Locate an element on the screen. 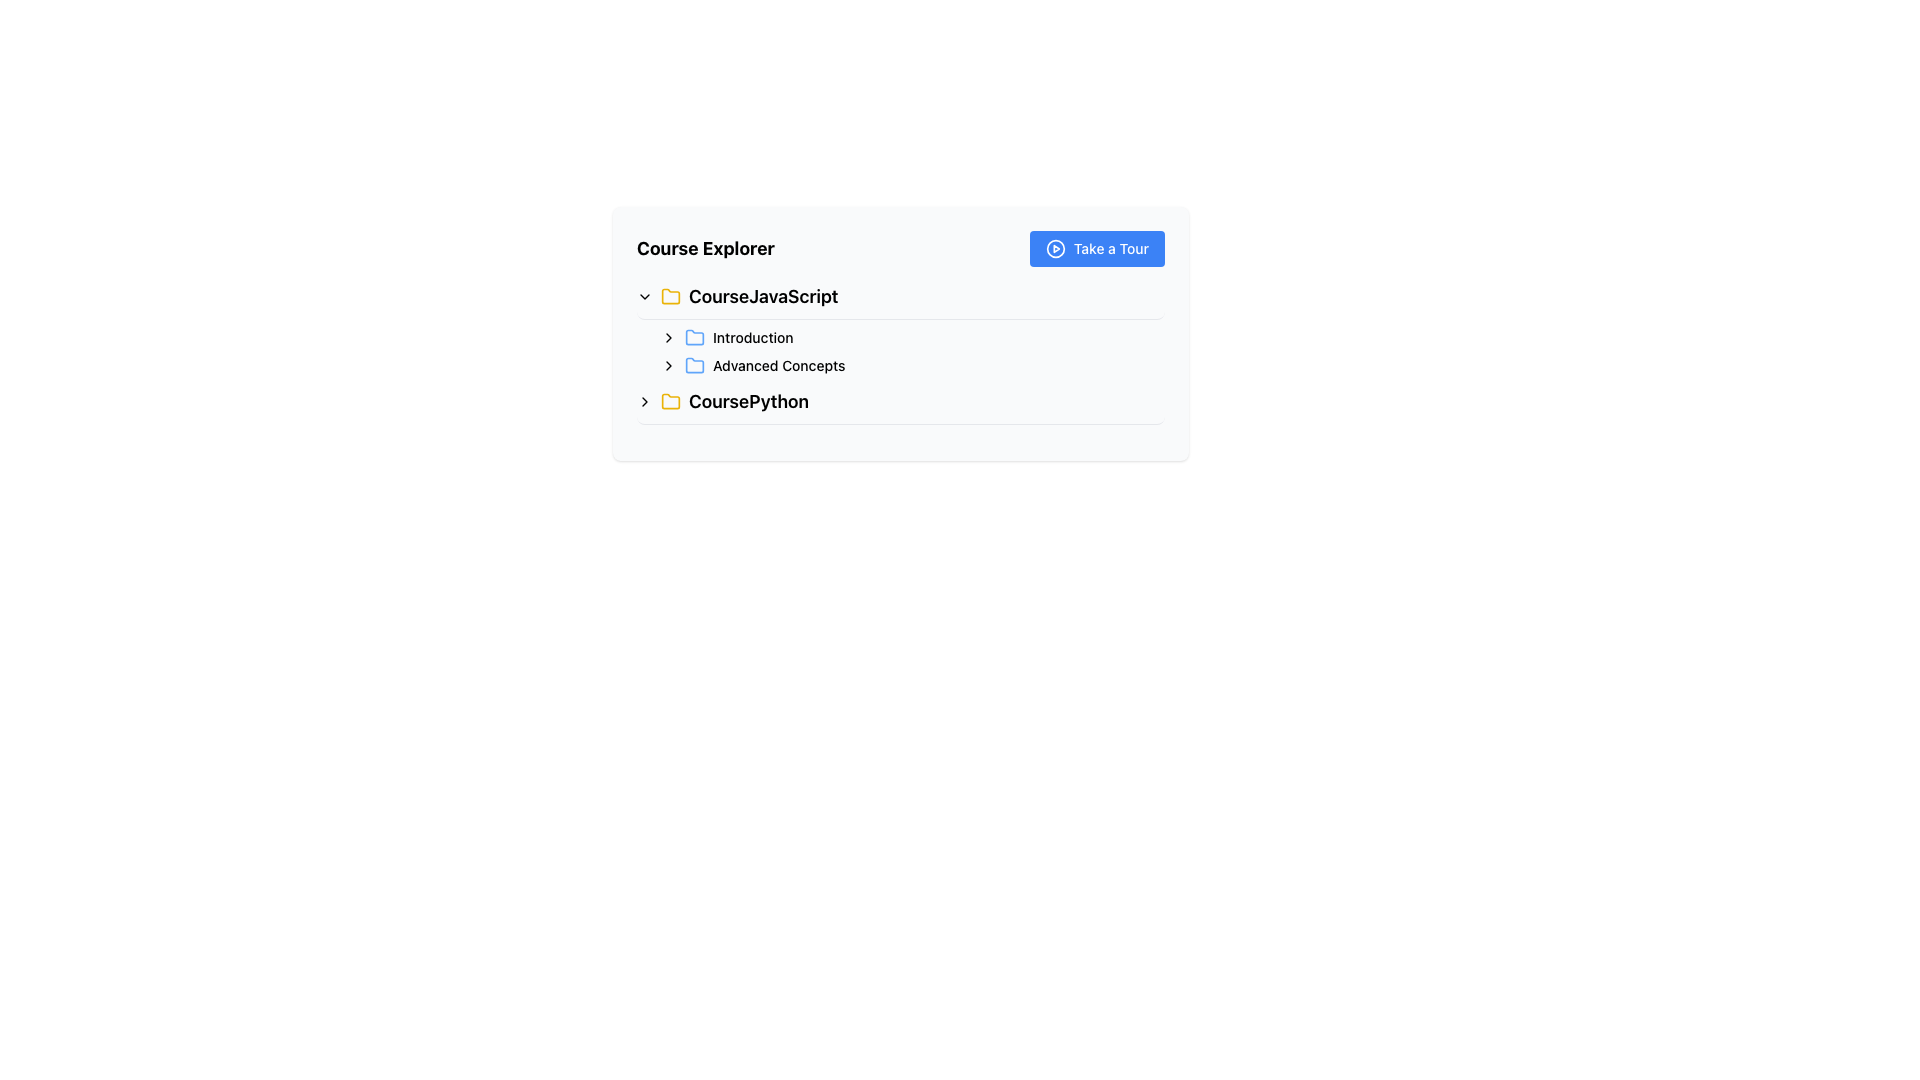  the folder icon representing the 'Advanced Concepts' section in the Course Explorer tool is located at coordinates (695, 365).